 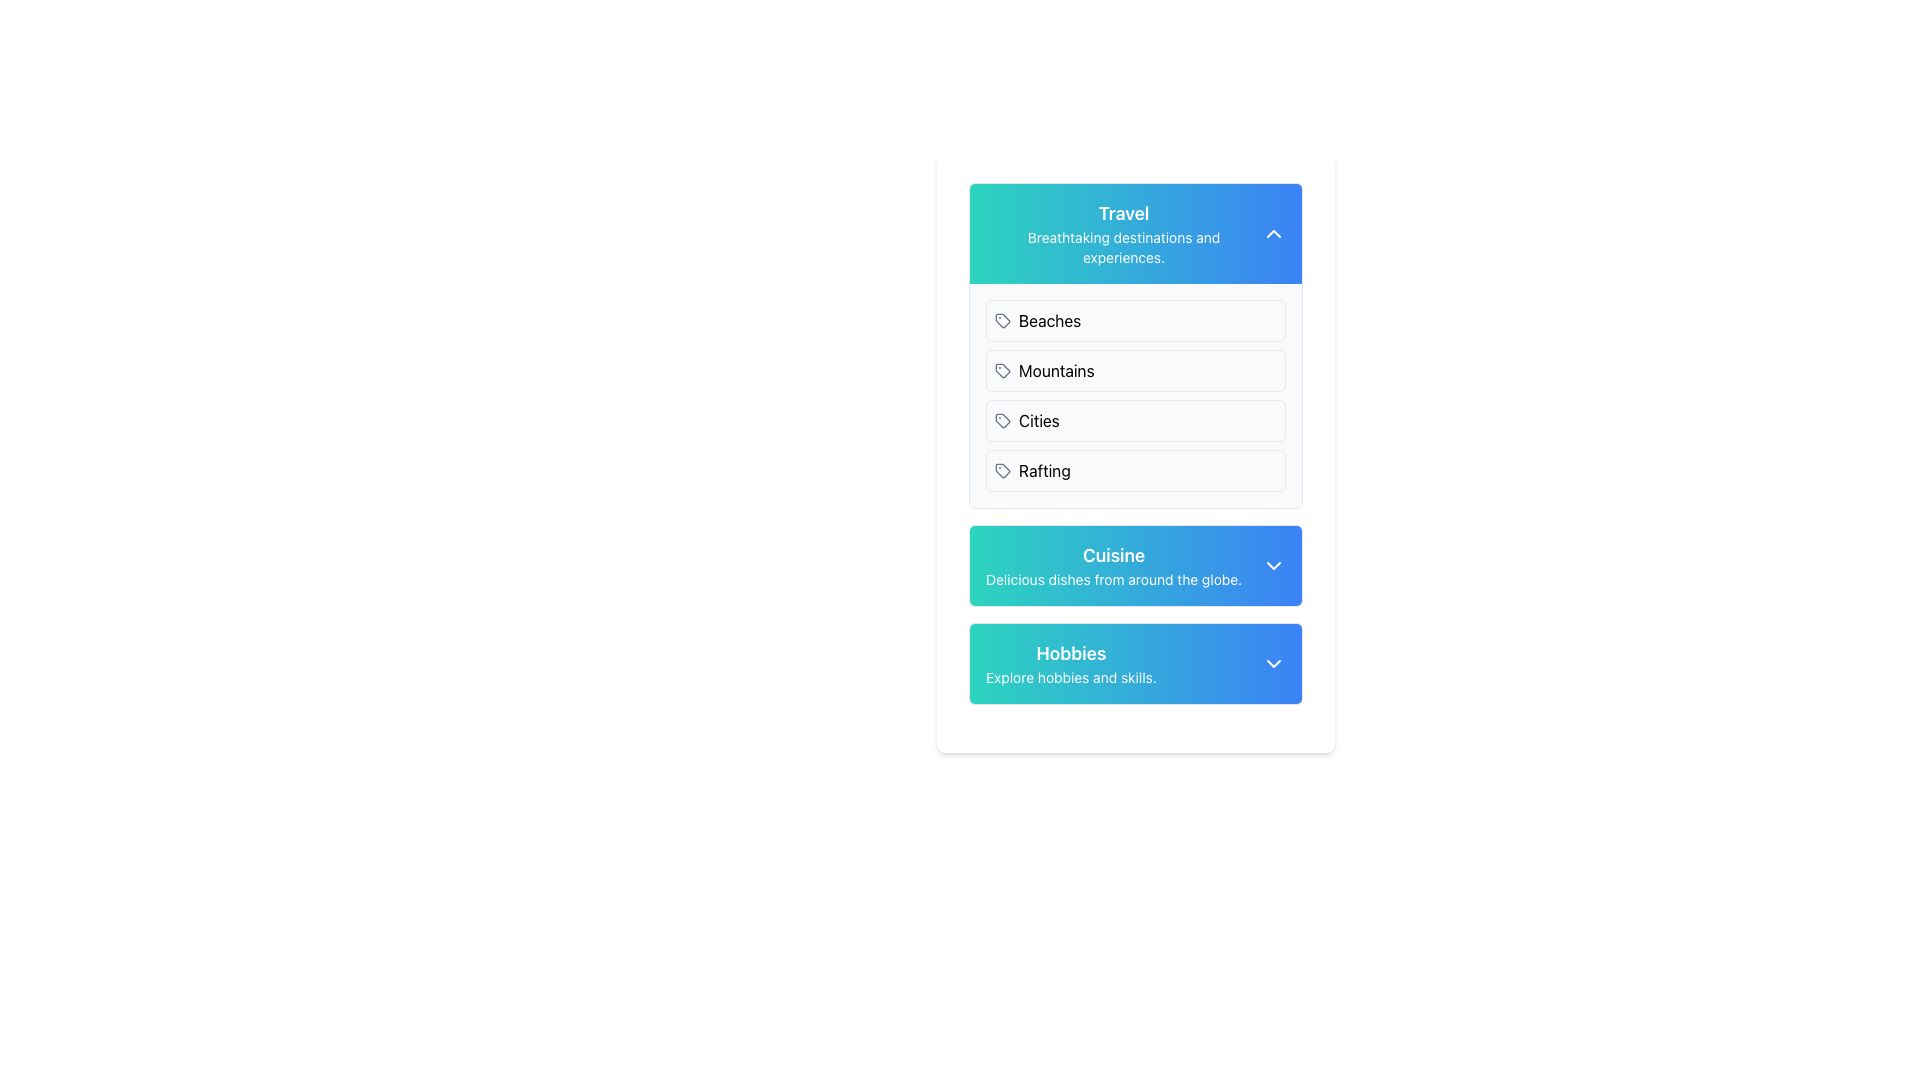 What do you see at coordinates (1112, 579) in the screenshot?
I see `the static text label that reads 'Delicious dishes from around the globe.' which is located below the 'Cuisine' heading in the second card of the vertical stack` at bounding box center [1112, 579].